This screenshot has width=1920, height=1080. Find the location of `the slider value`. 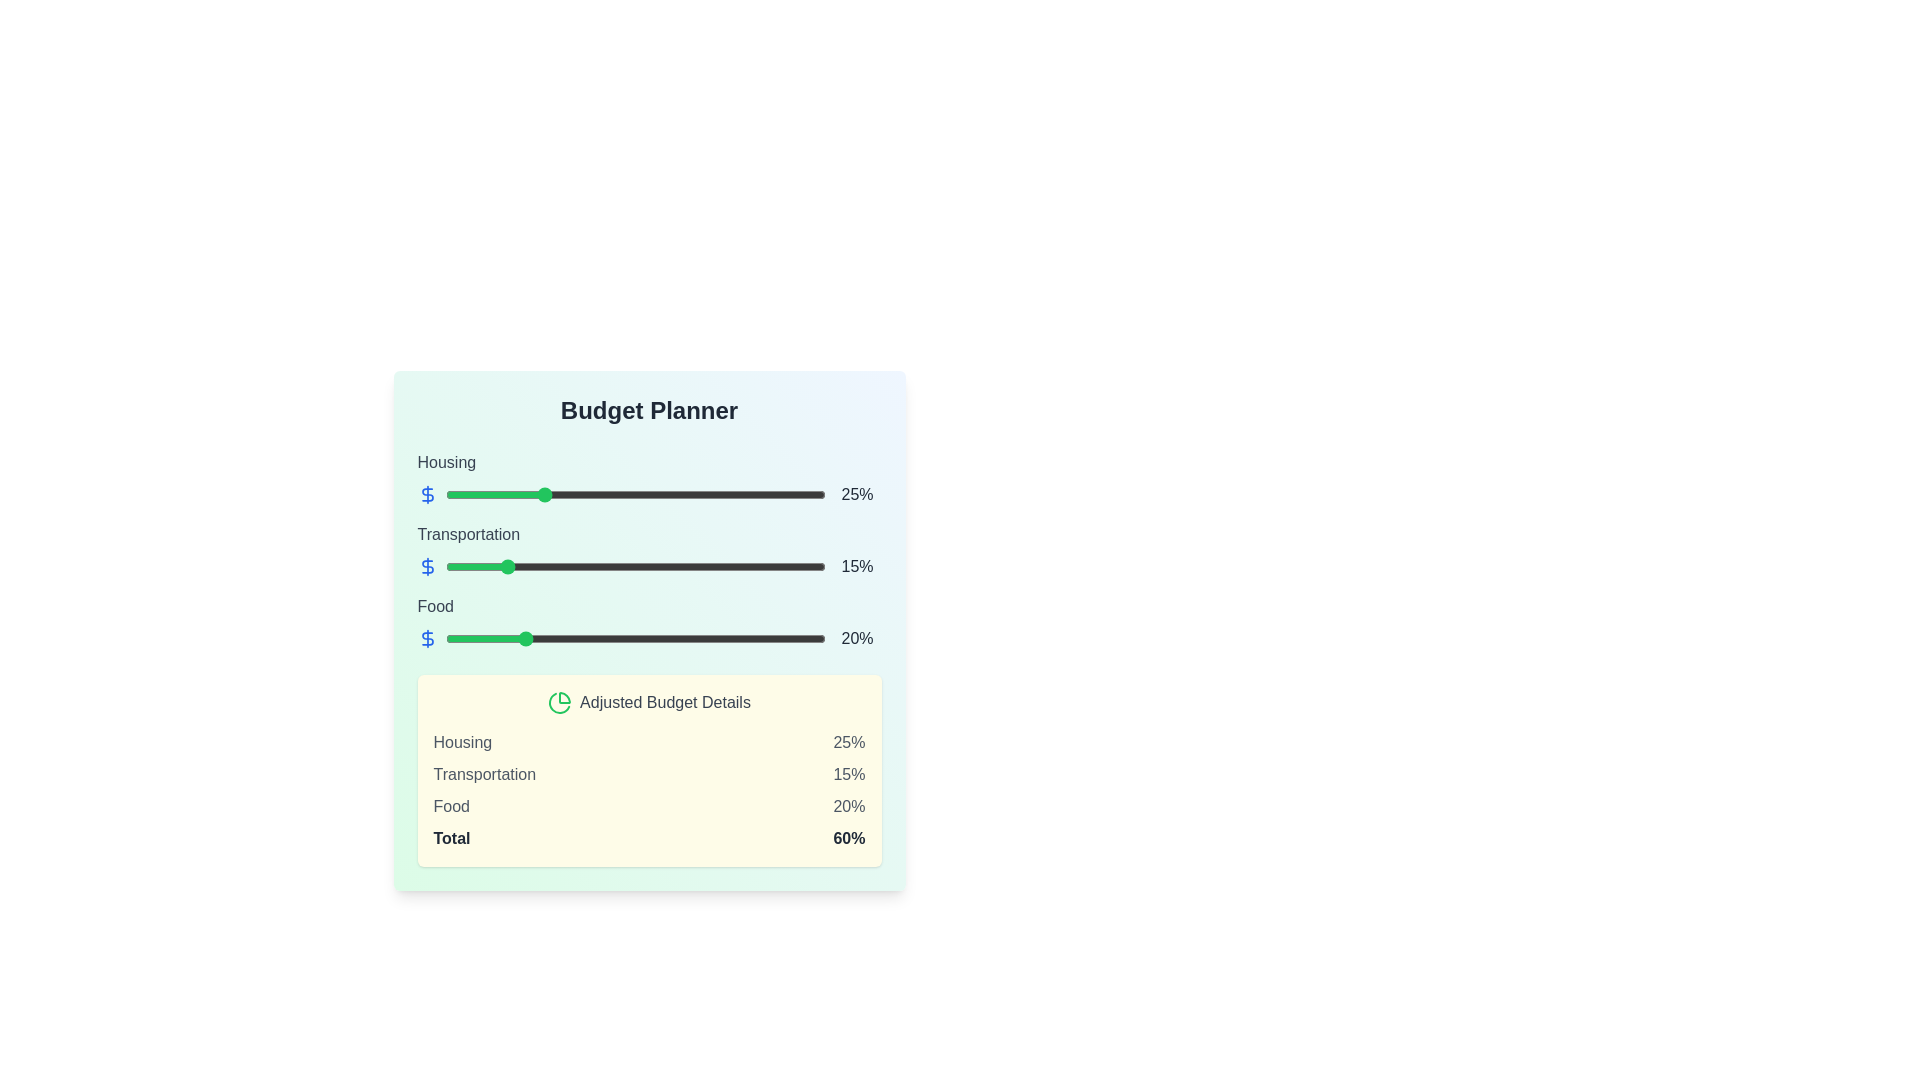

the slider value is located at coordinates (814, 639).